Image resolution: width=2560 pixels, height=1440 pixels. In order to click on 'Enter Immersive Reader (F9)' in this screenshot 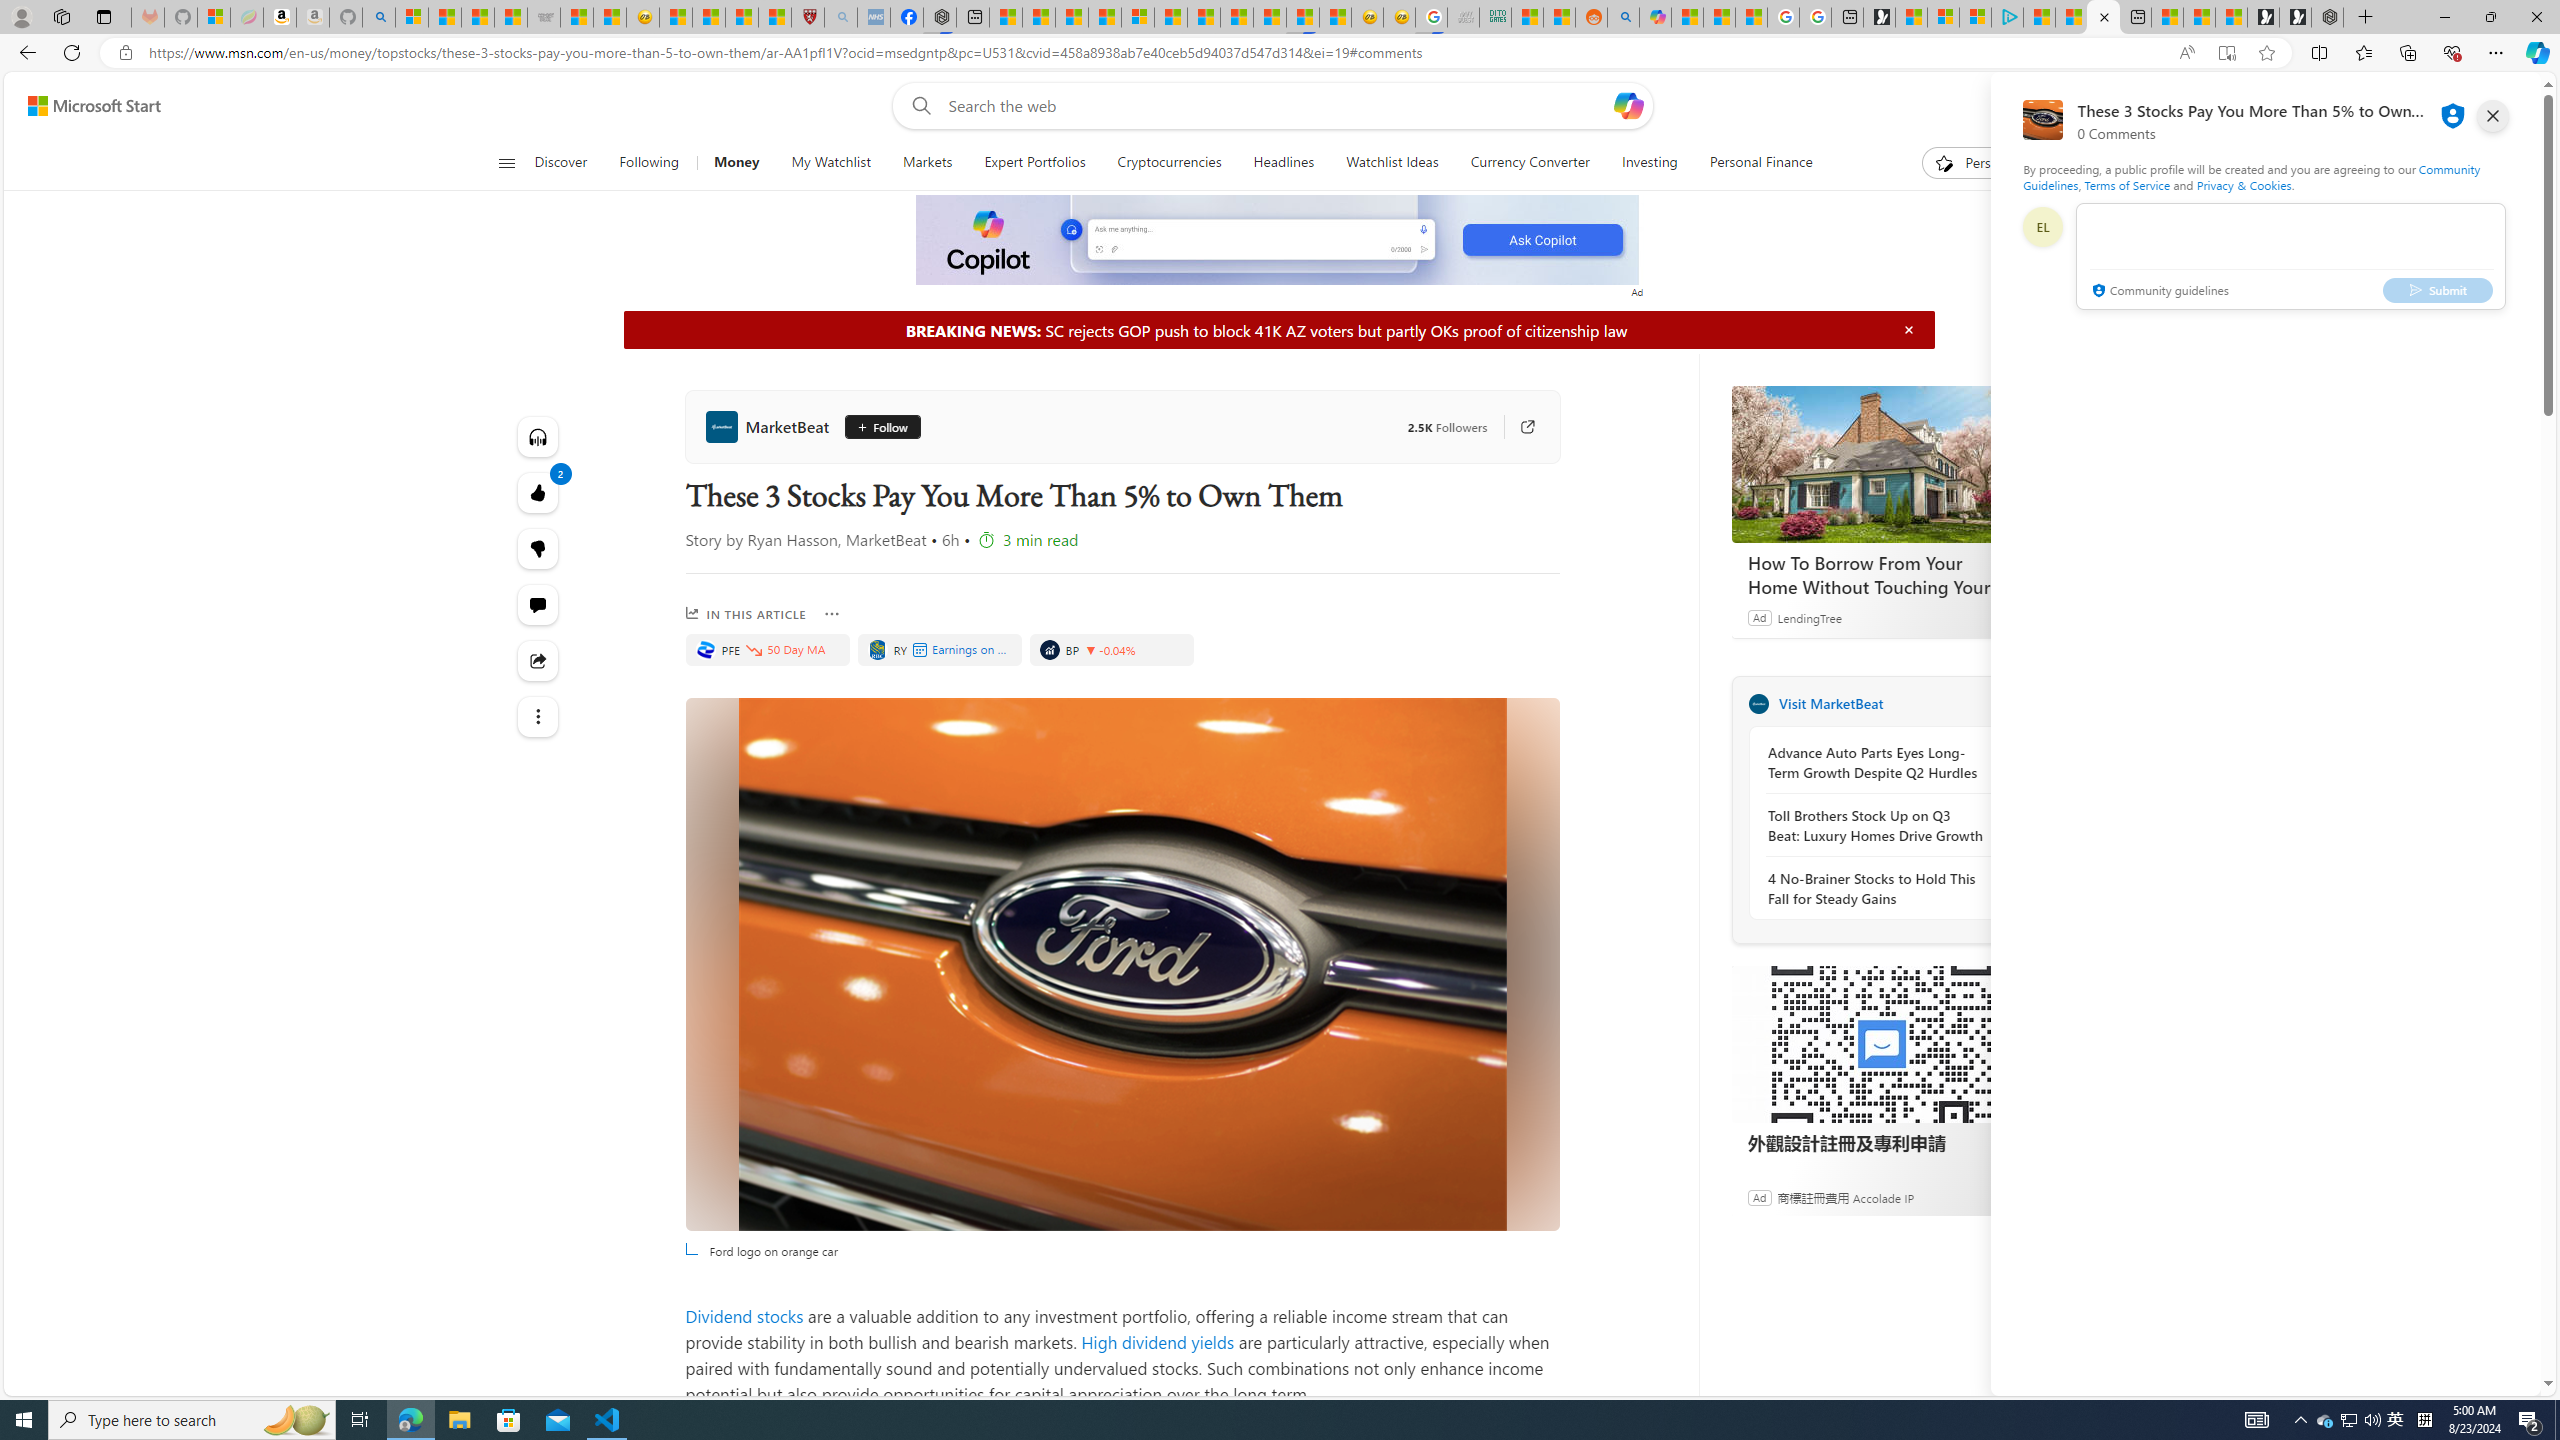, I will do `click(2226, 53)`.